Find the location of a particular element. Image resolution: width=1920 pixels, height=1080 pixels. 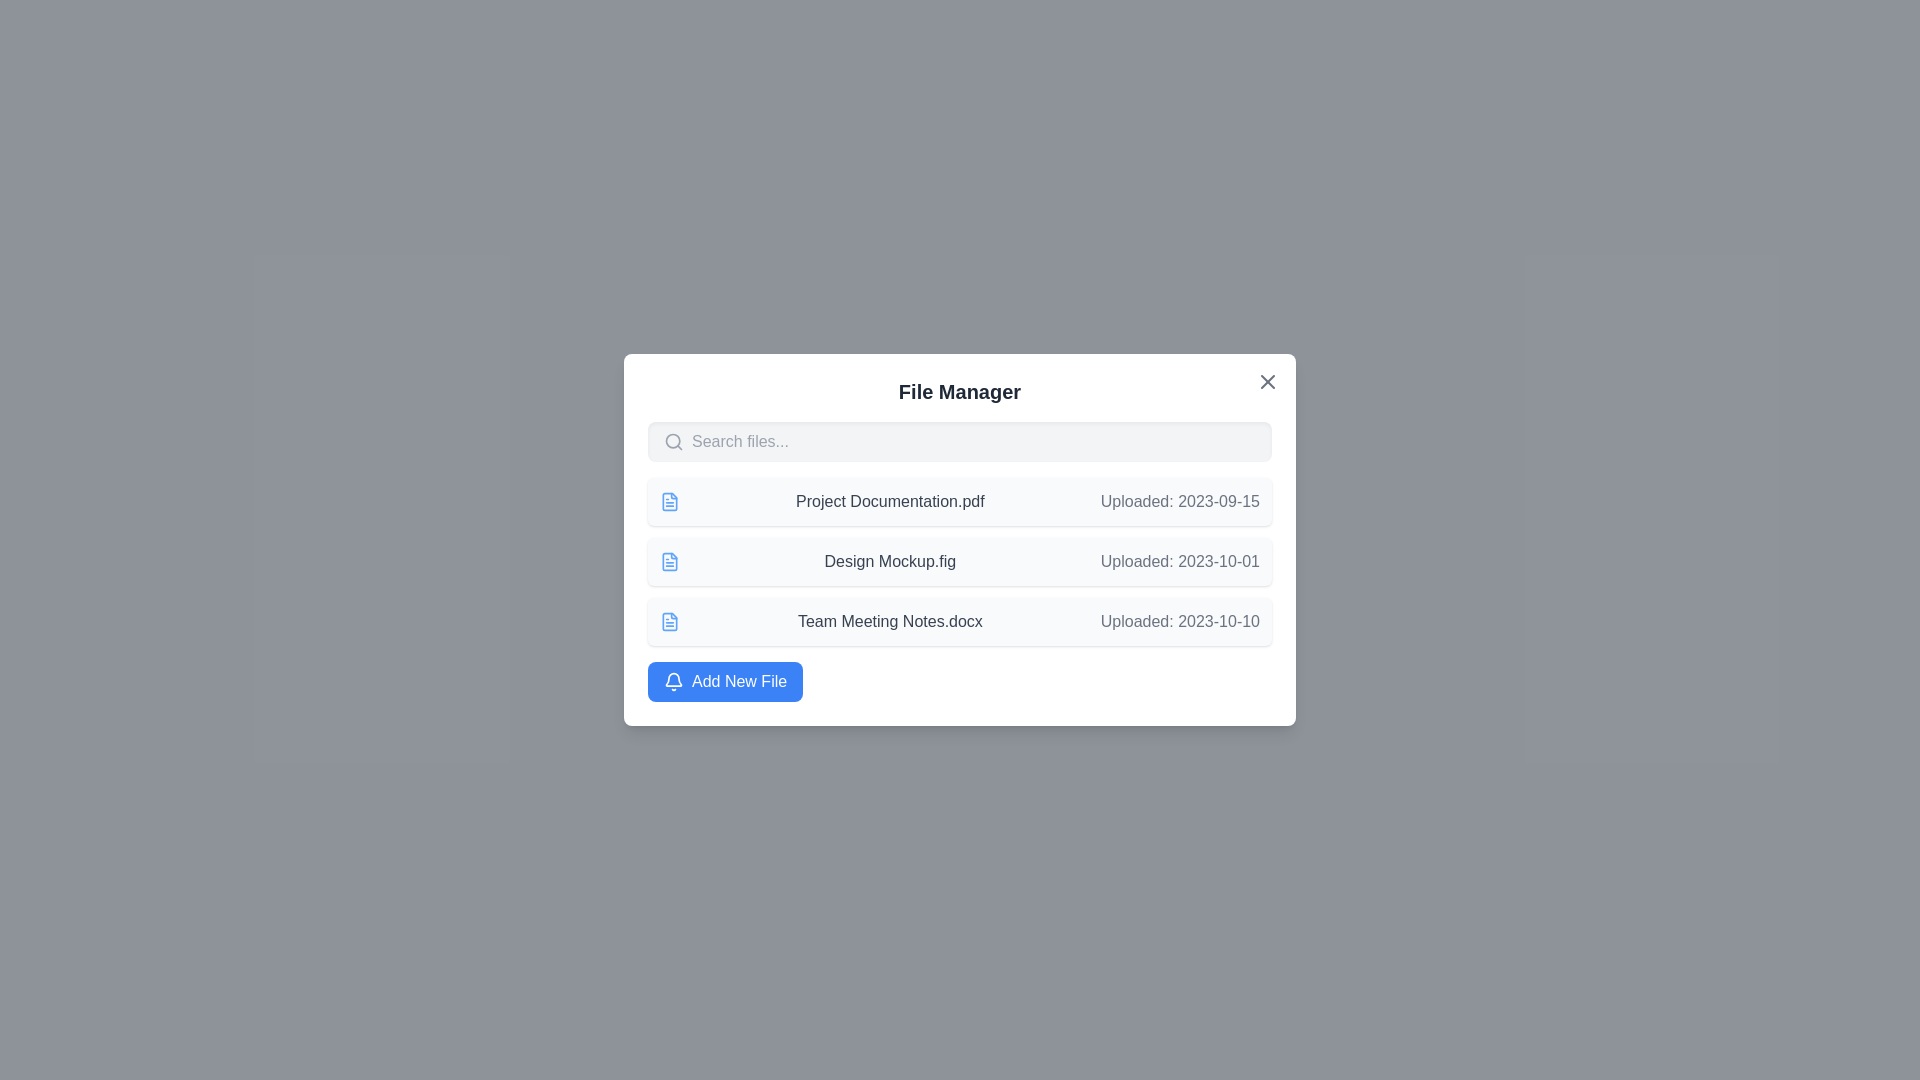

the search icon located to the left of the 'Search files...' input field, which serves as a visual prompt for search functionality is located at coordinates (673, 441).